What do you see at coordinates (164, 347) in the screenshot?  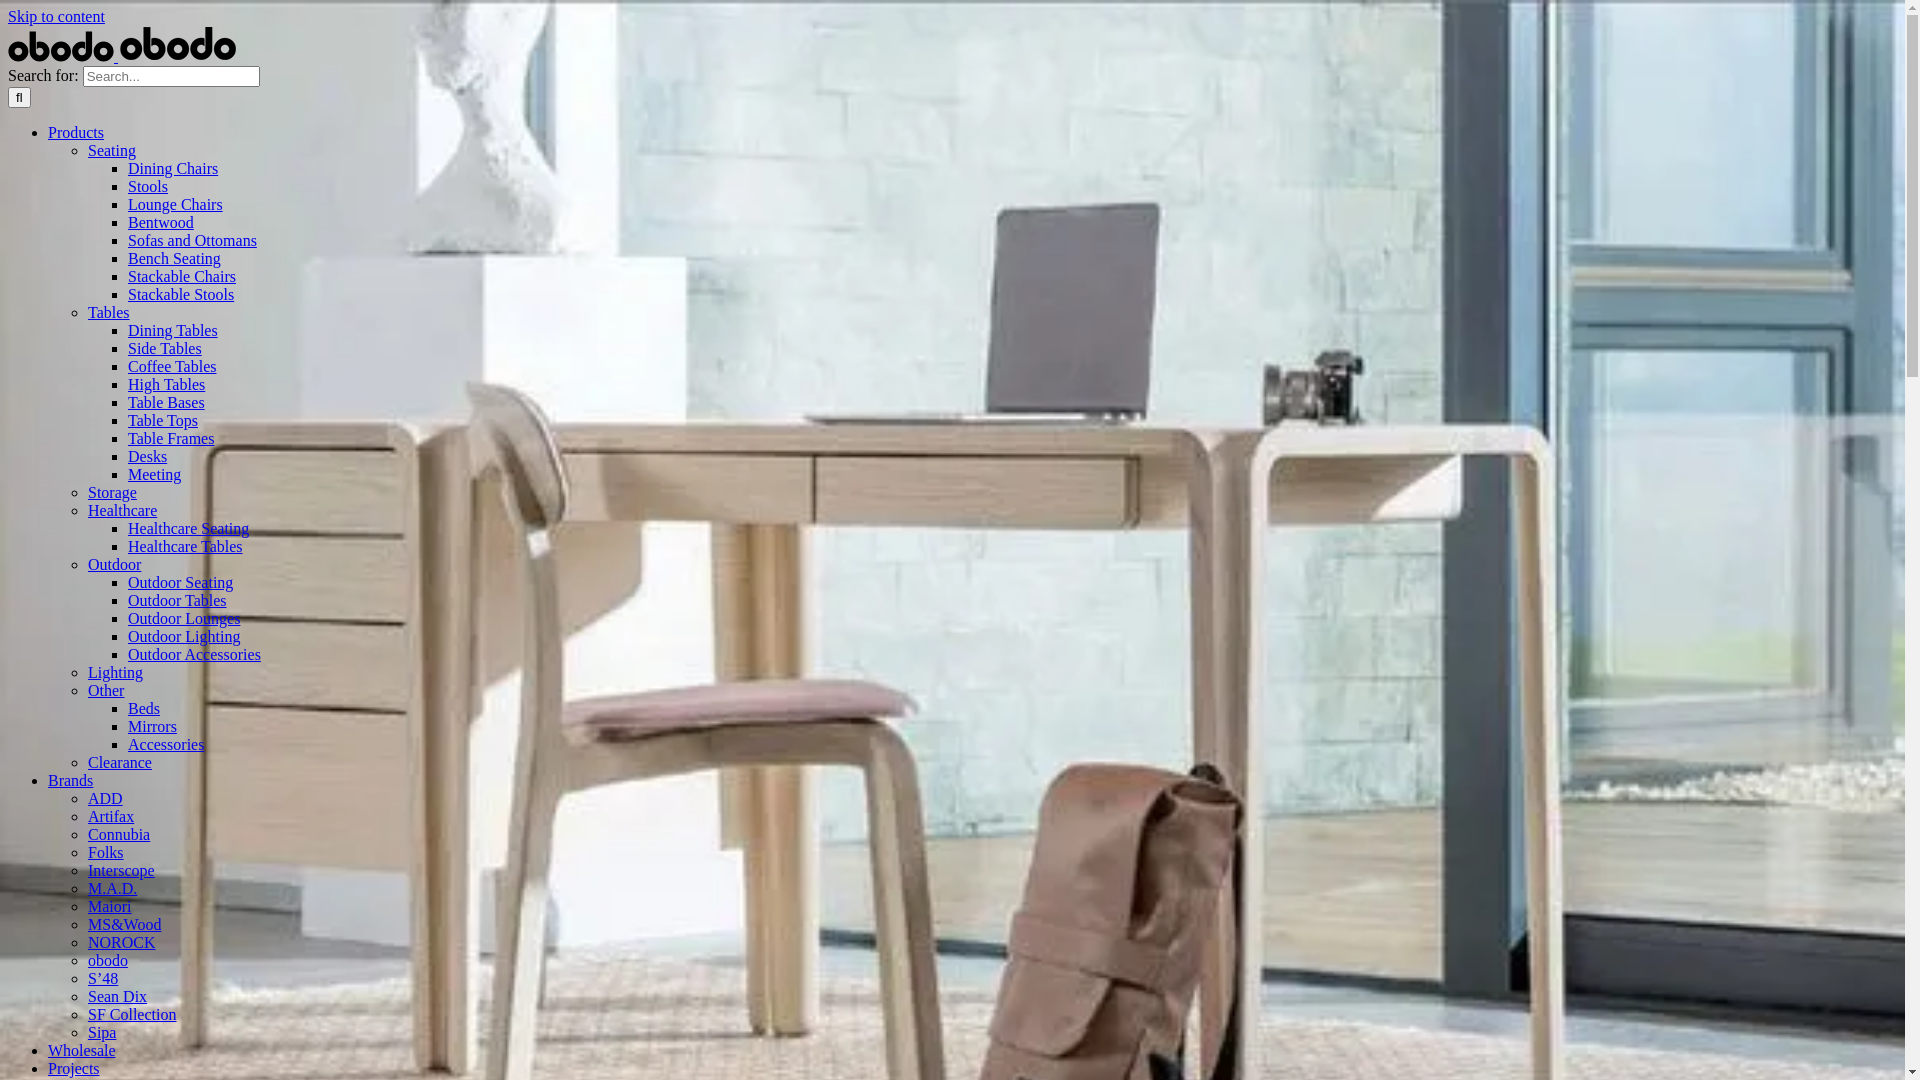 I see `'Side Tables'` at bounding box center [164, 347].